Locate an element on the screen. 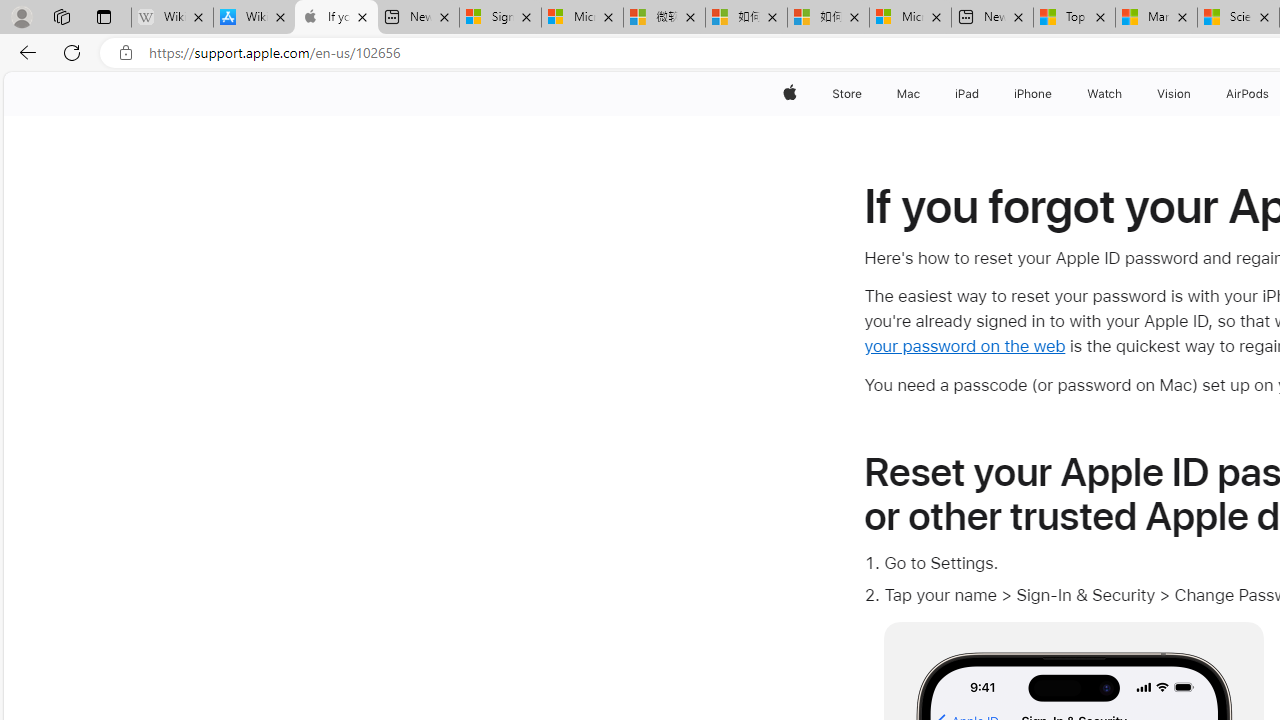 The width and height of the screenshot is (1280, 720). 'Store' is located at coordinates (846, 93).